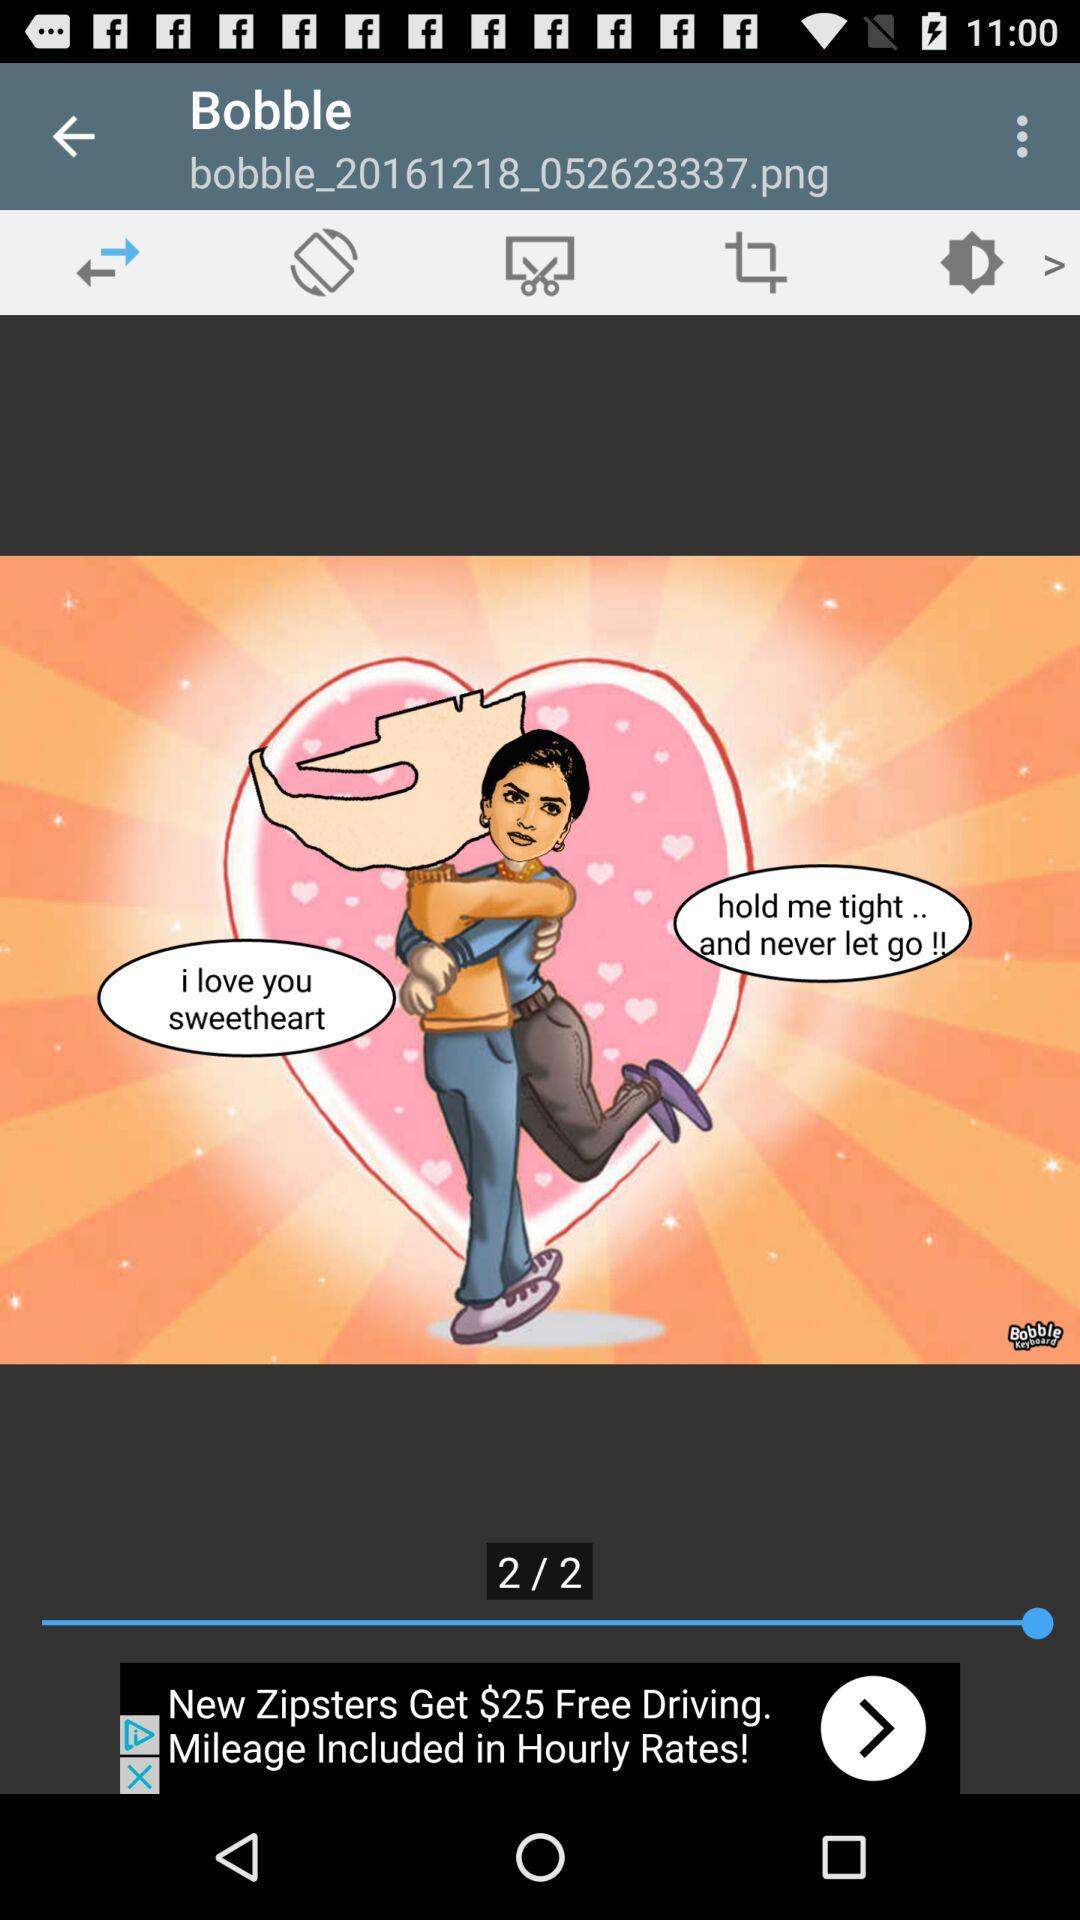 The image size is (1080, 1920). I want to click on rotate option, so click(323, 261).